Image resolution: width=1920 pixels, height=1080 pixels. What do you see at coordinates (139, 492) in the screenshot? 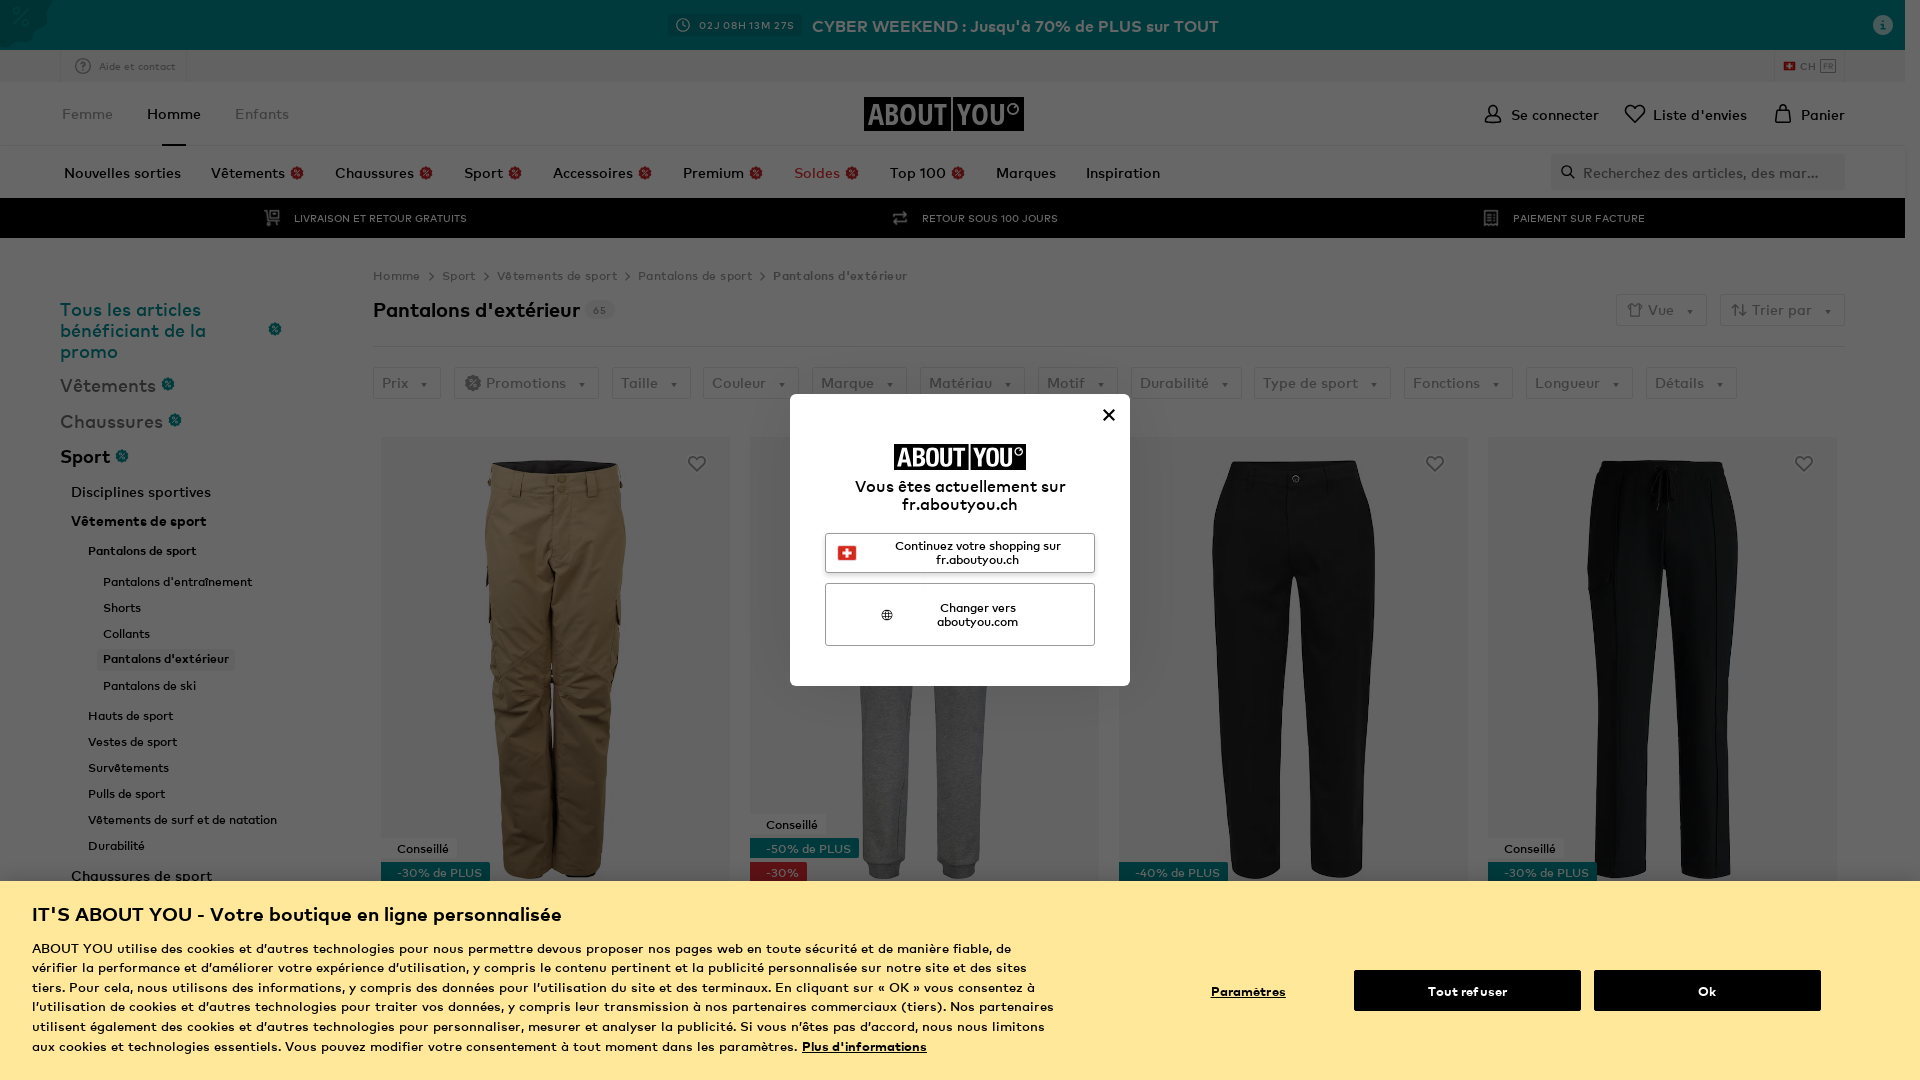
I see `'Disciplines sportives'` at bounding box center [139, 492].